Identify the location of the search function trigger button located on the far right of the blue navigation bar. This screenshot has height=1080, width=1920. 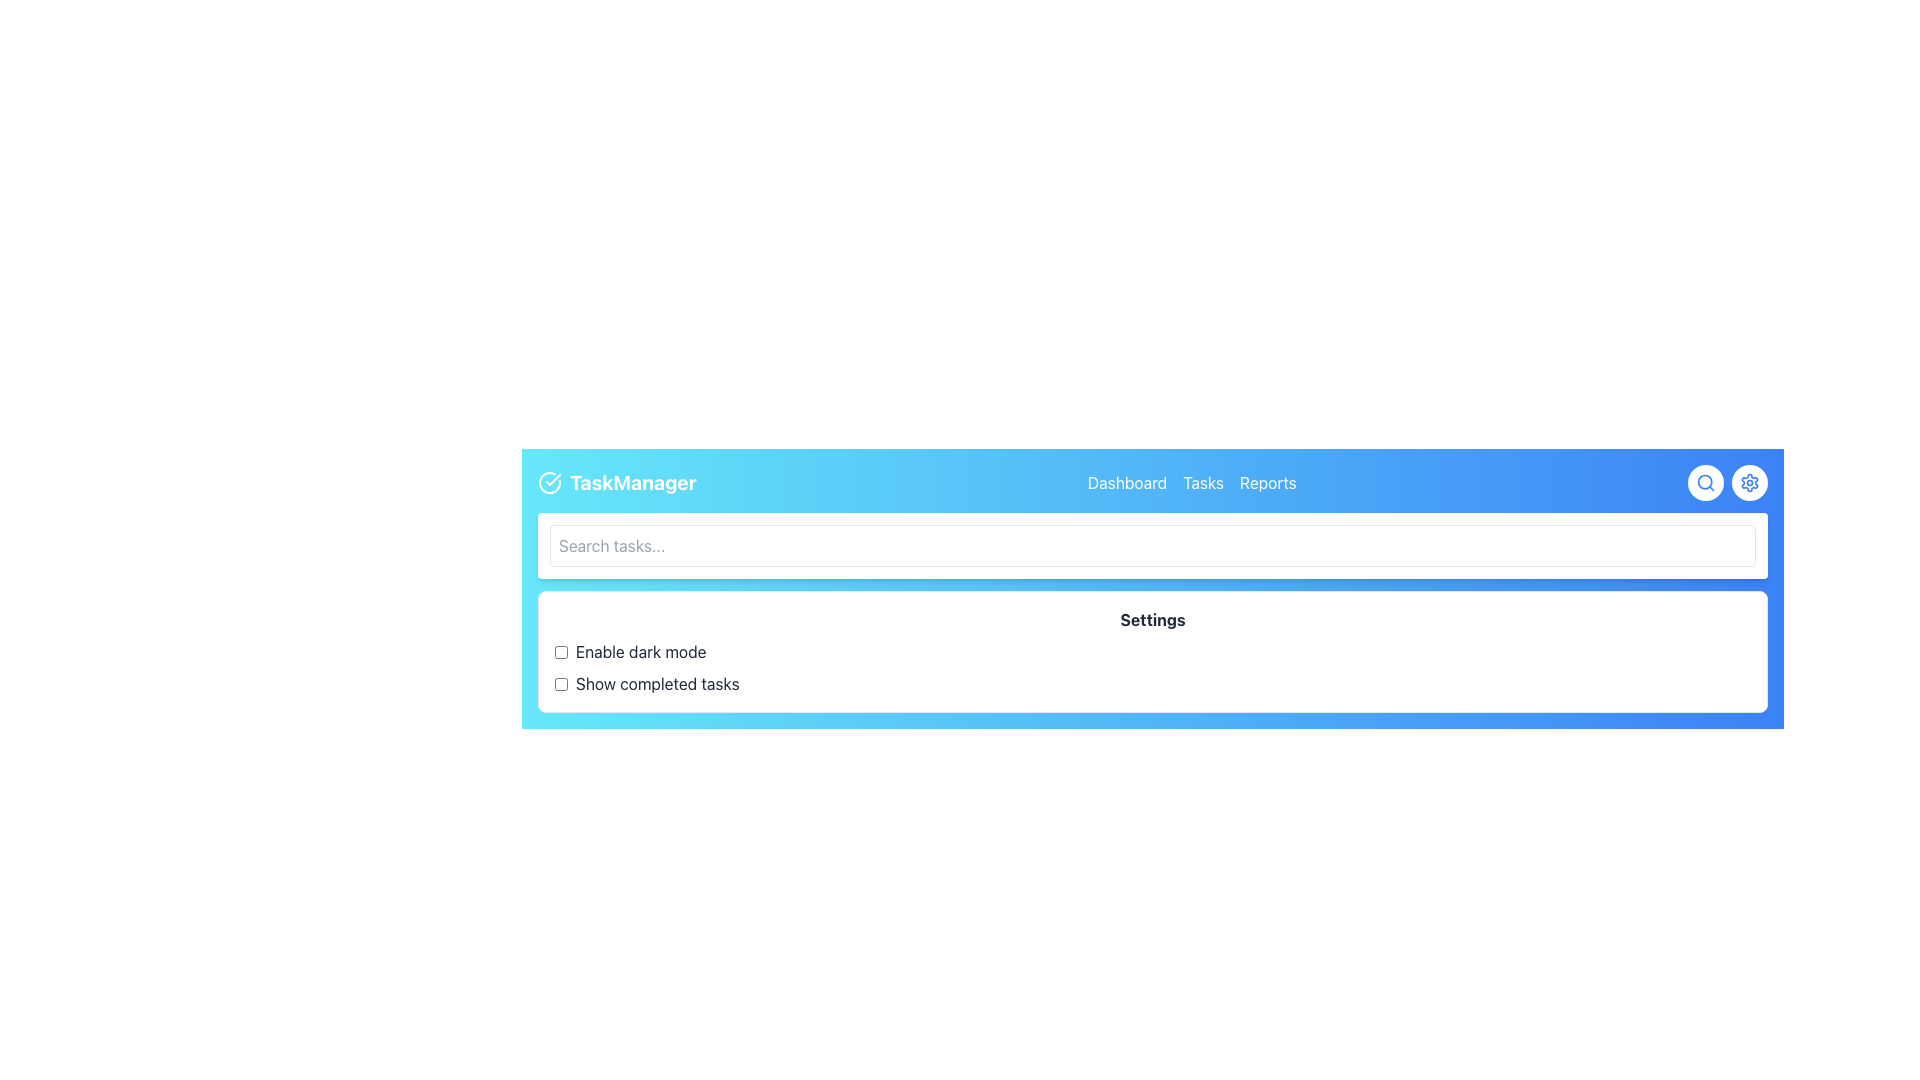
(1704, 482).